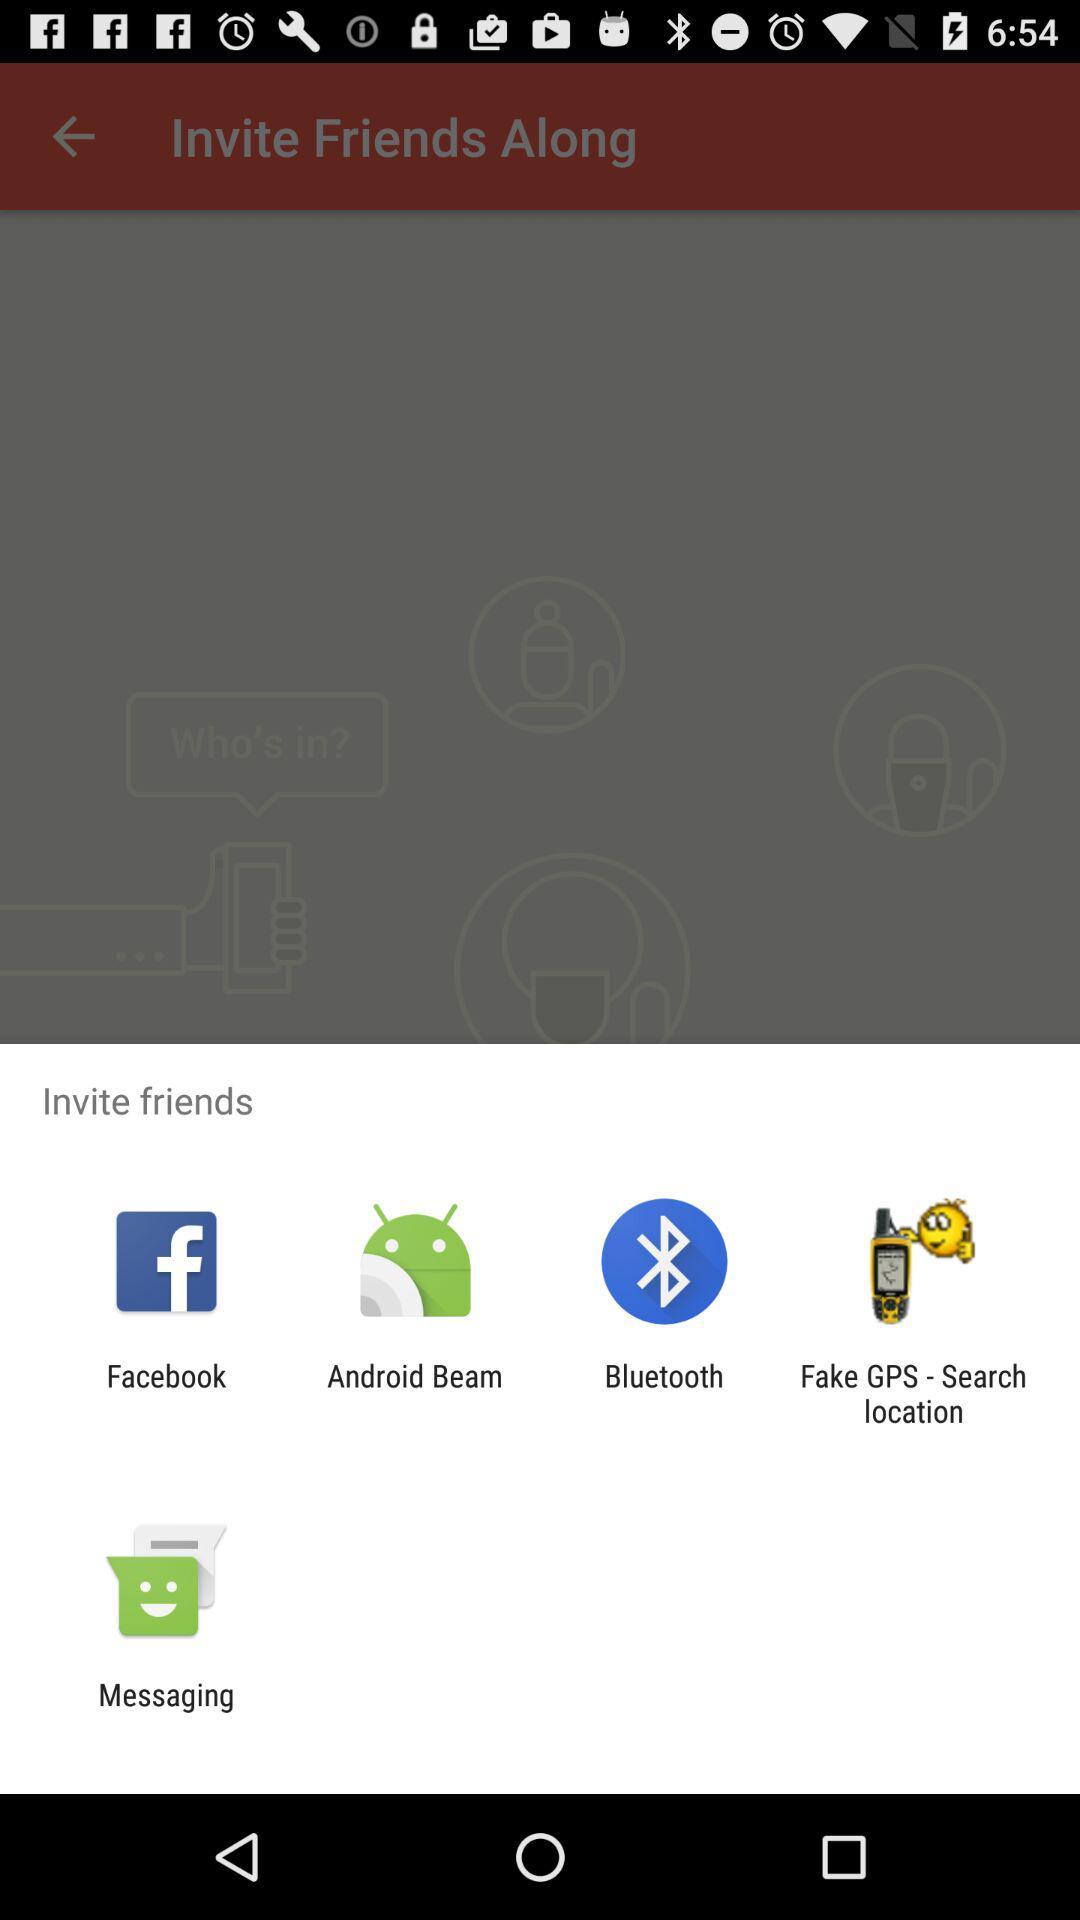  Describe the element at coordinates (414, 1392) in the screenshot. I see `the item next to the bluetooth icon` at that location.